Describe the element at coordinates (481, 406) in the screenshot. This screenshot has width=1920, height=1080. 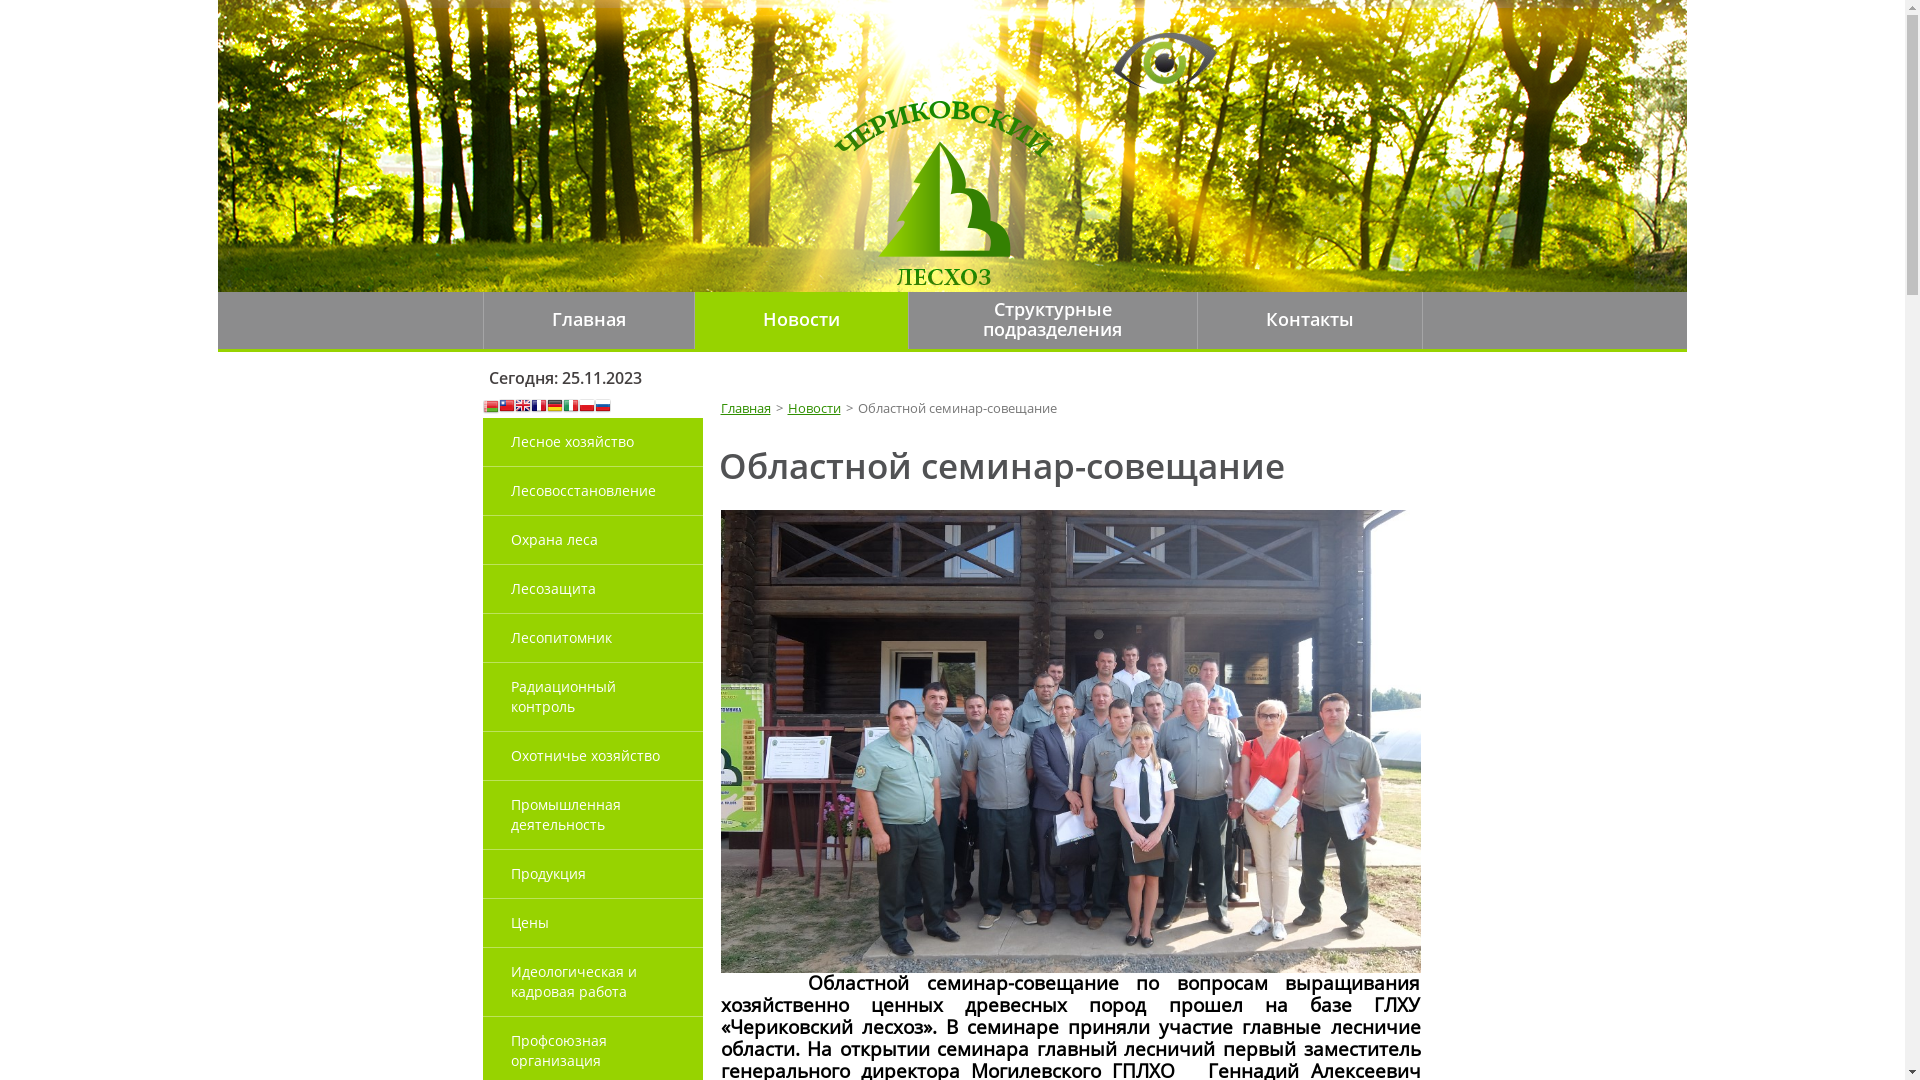
I see `'Belarusian'` at that location.